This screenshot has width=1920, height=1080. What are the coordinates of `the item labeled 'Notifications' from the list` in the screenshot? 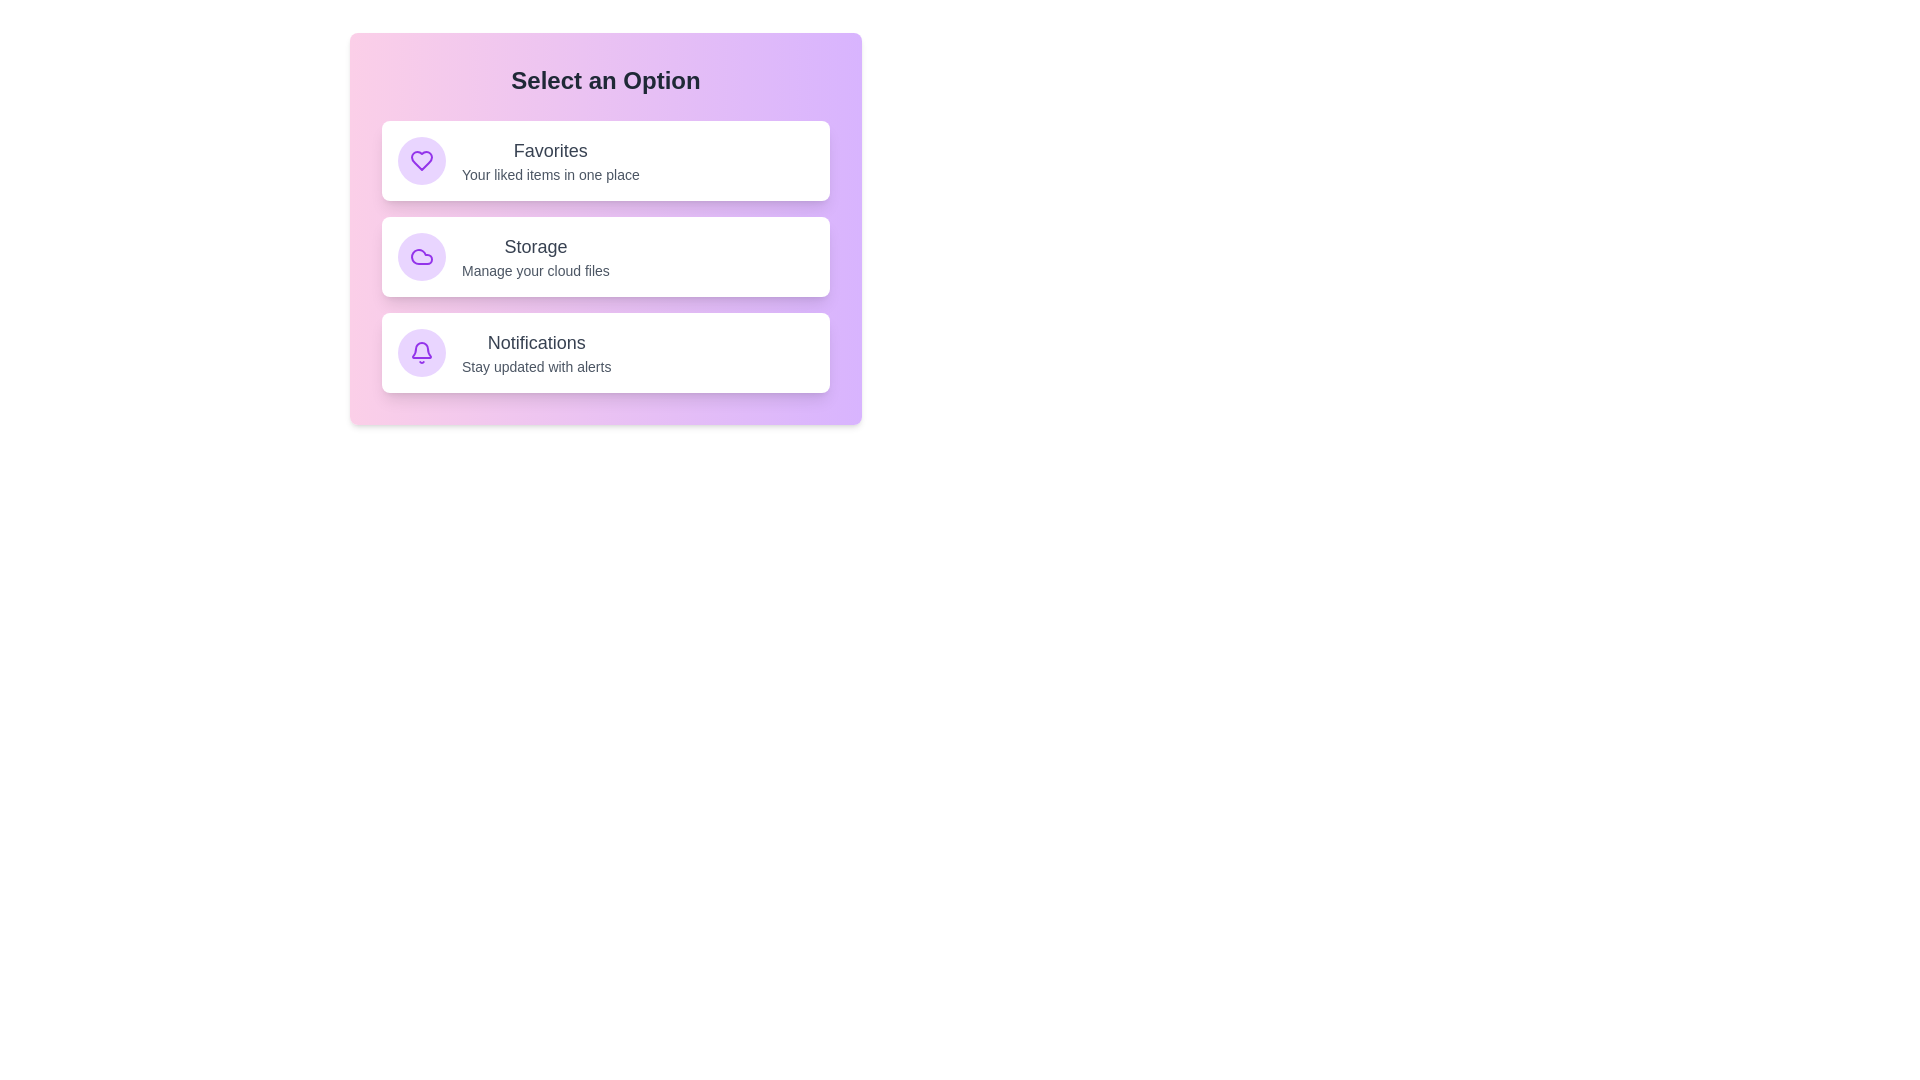 It's located at (604, 352).